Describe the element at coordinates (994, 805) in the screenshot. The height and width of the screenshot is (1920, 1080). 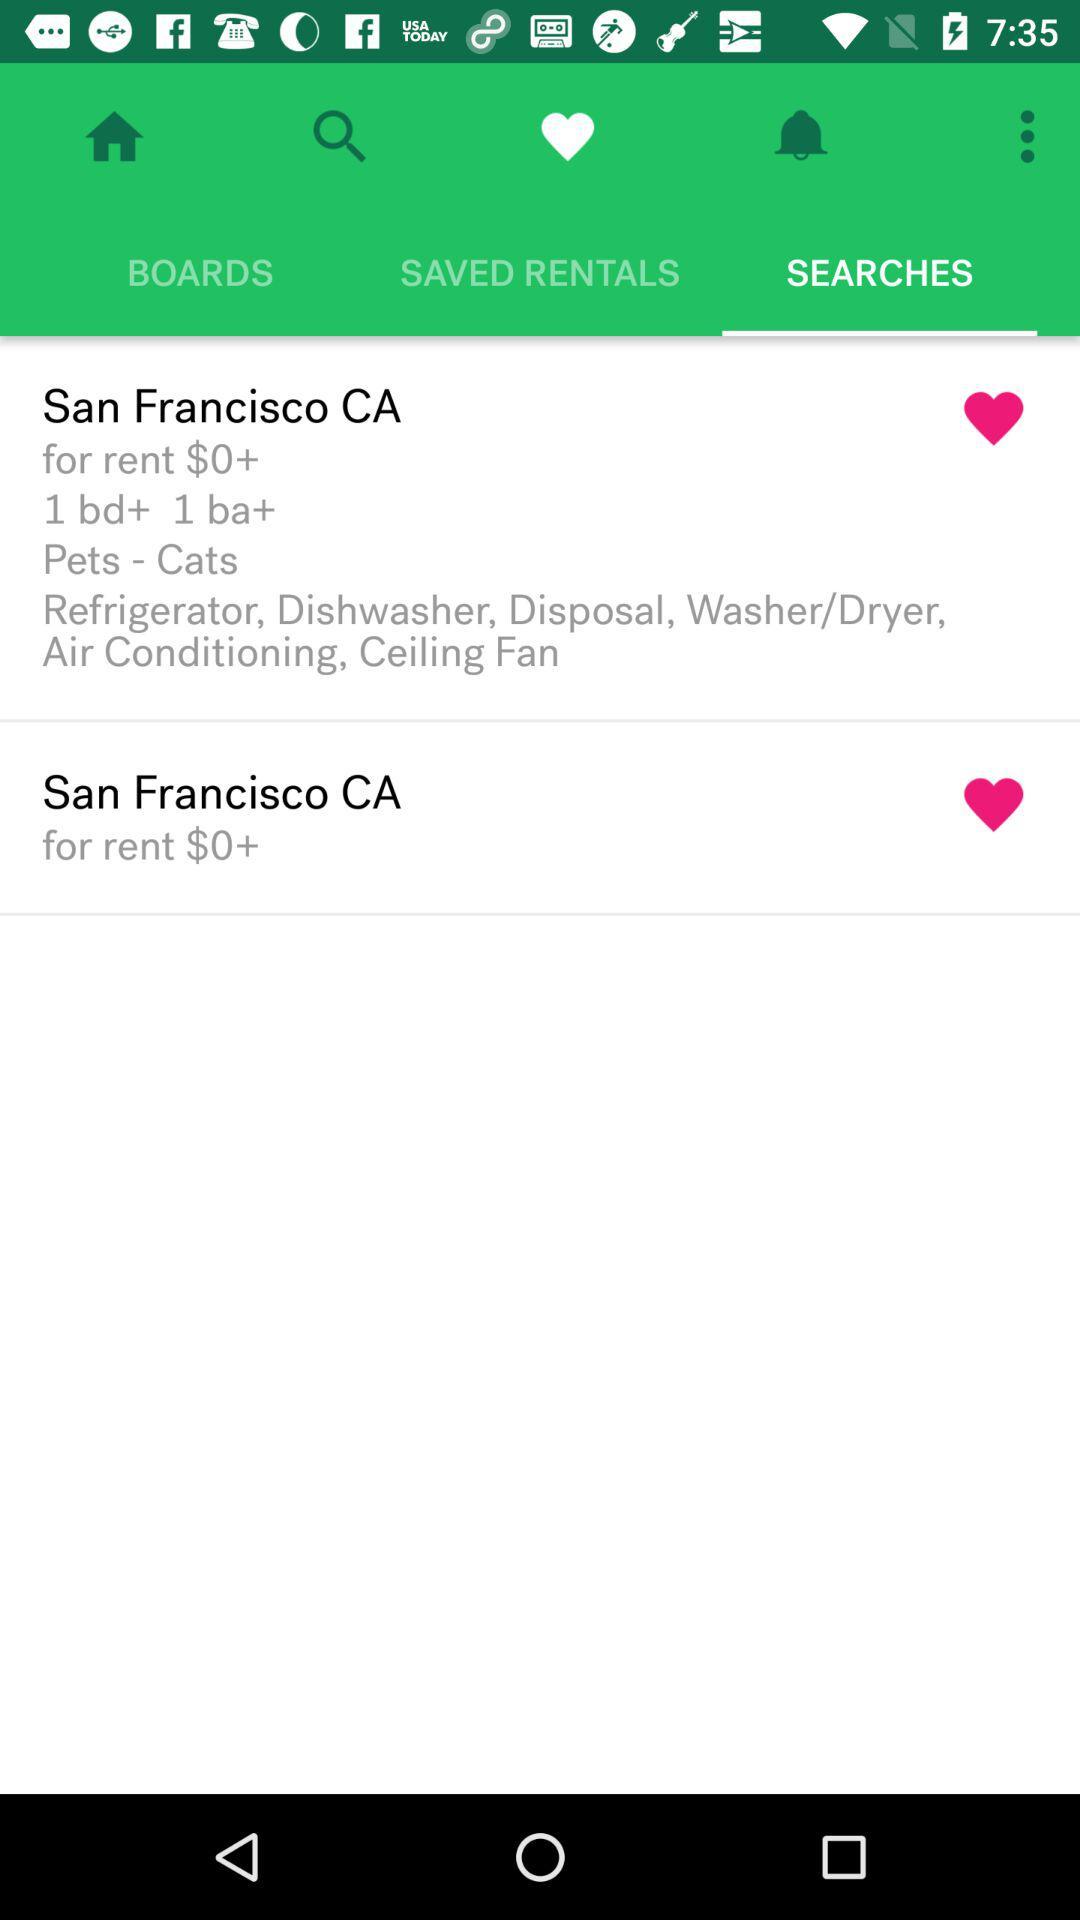
I see `love the listing` at that location.